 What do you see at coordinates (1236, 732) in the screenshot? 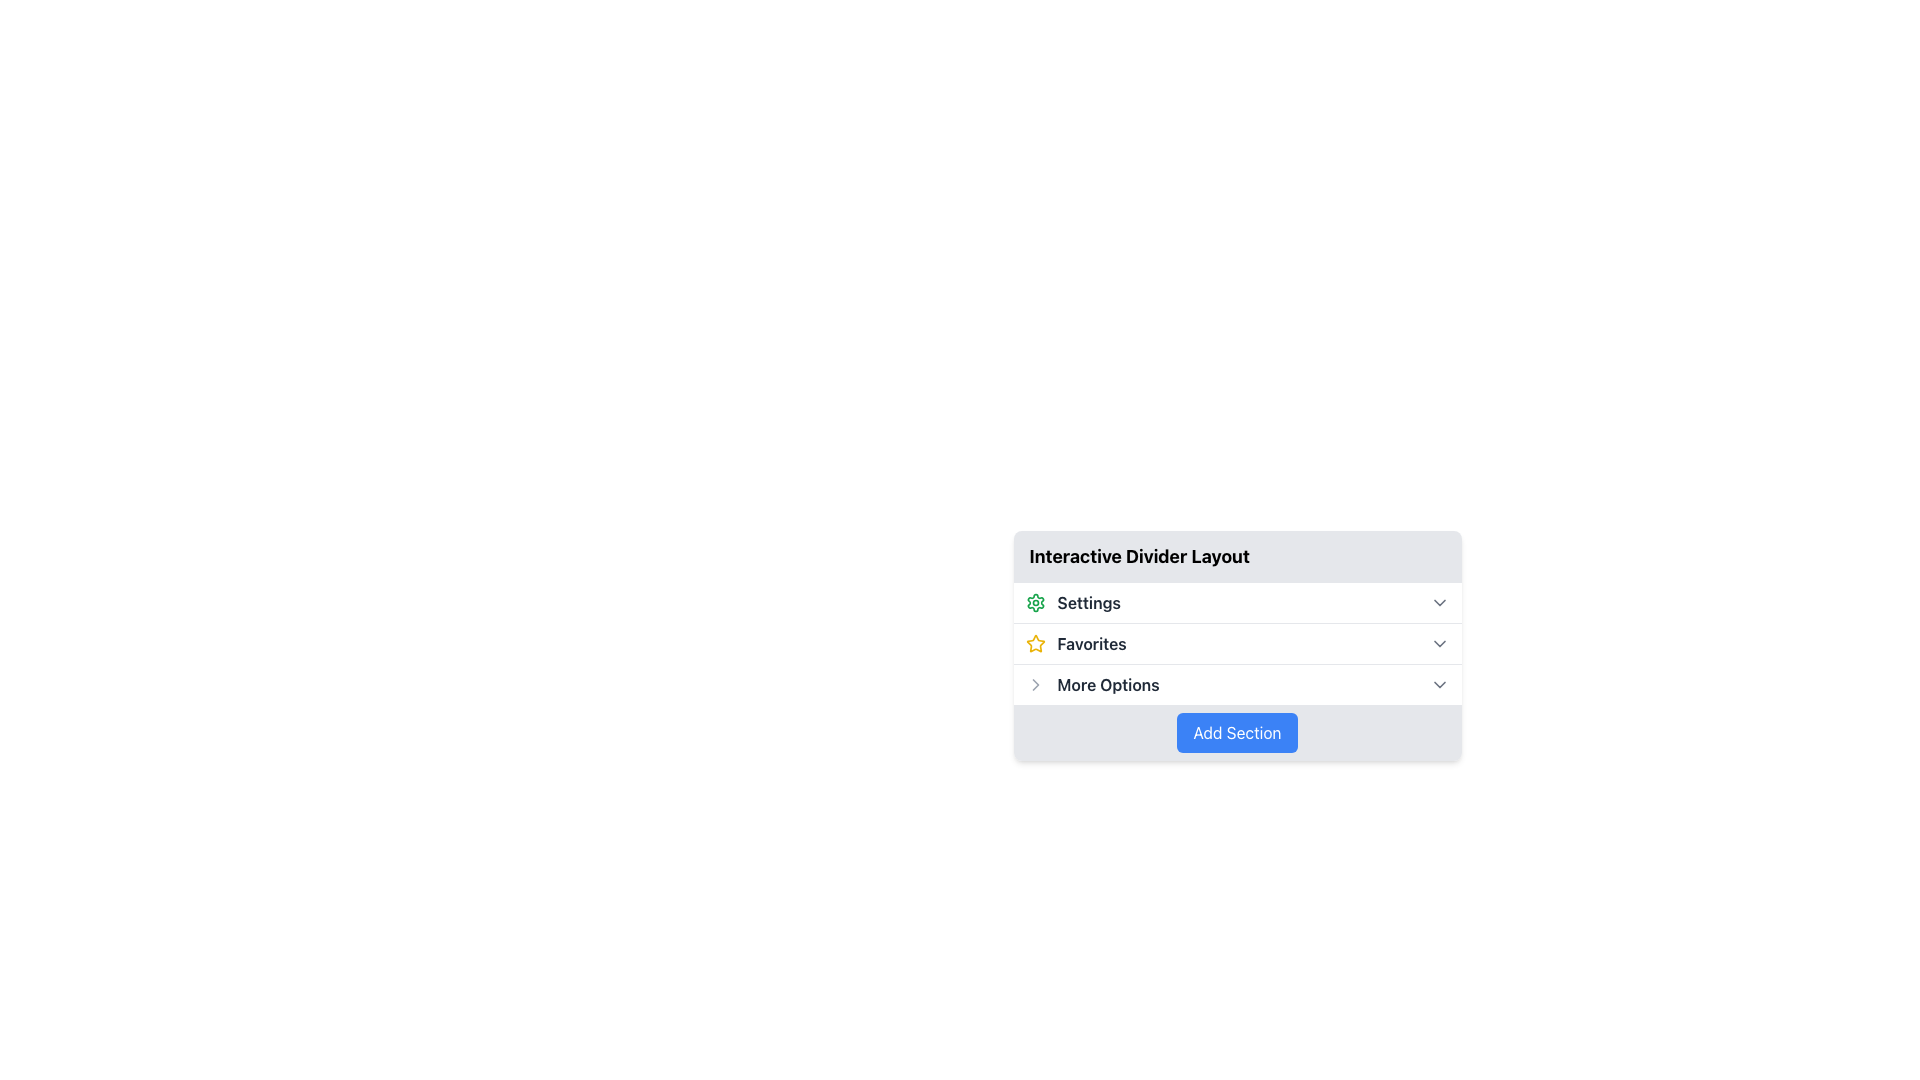
I see `the 'Add Section' button` at bounding box center [1236, 732].